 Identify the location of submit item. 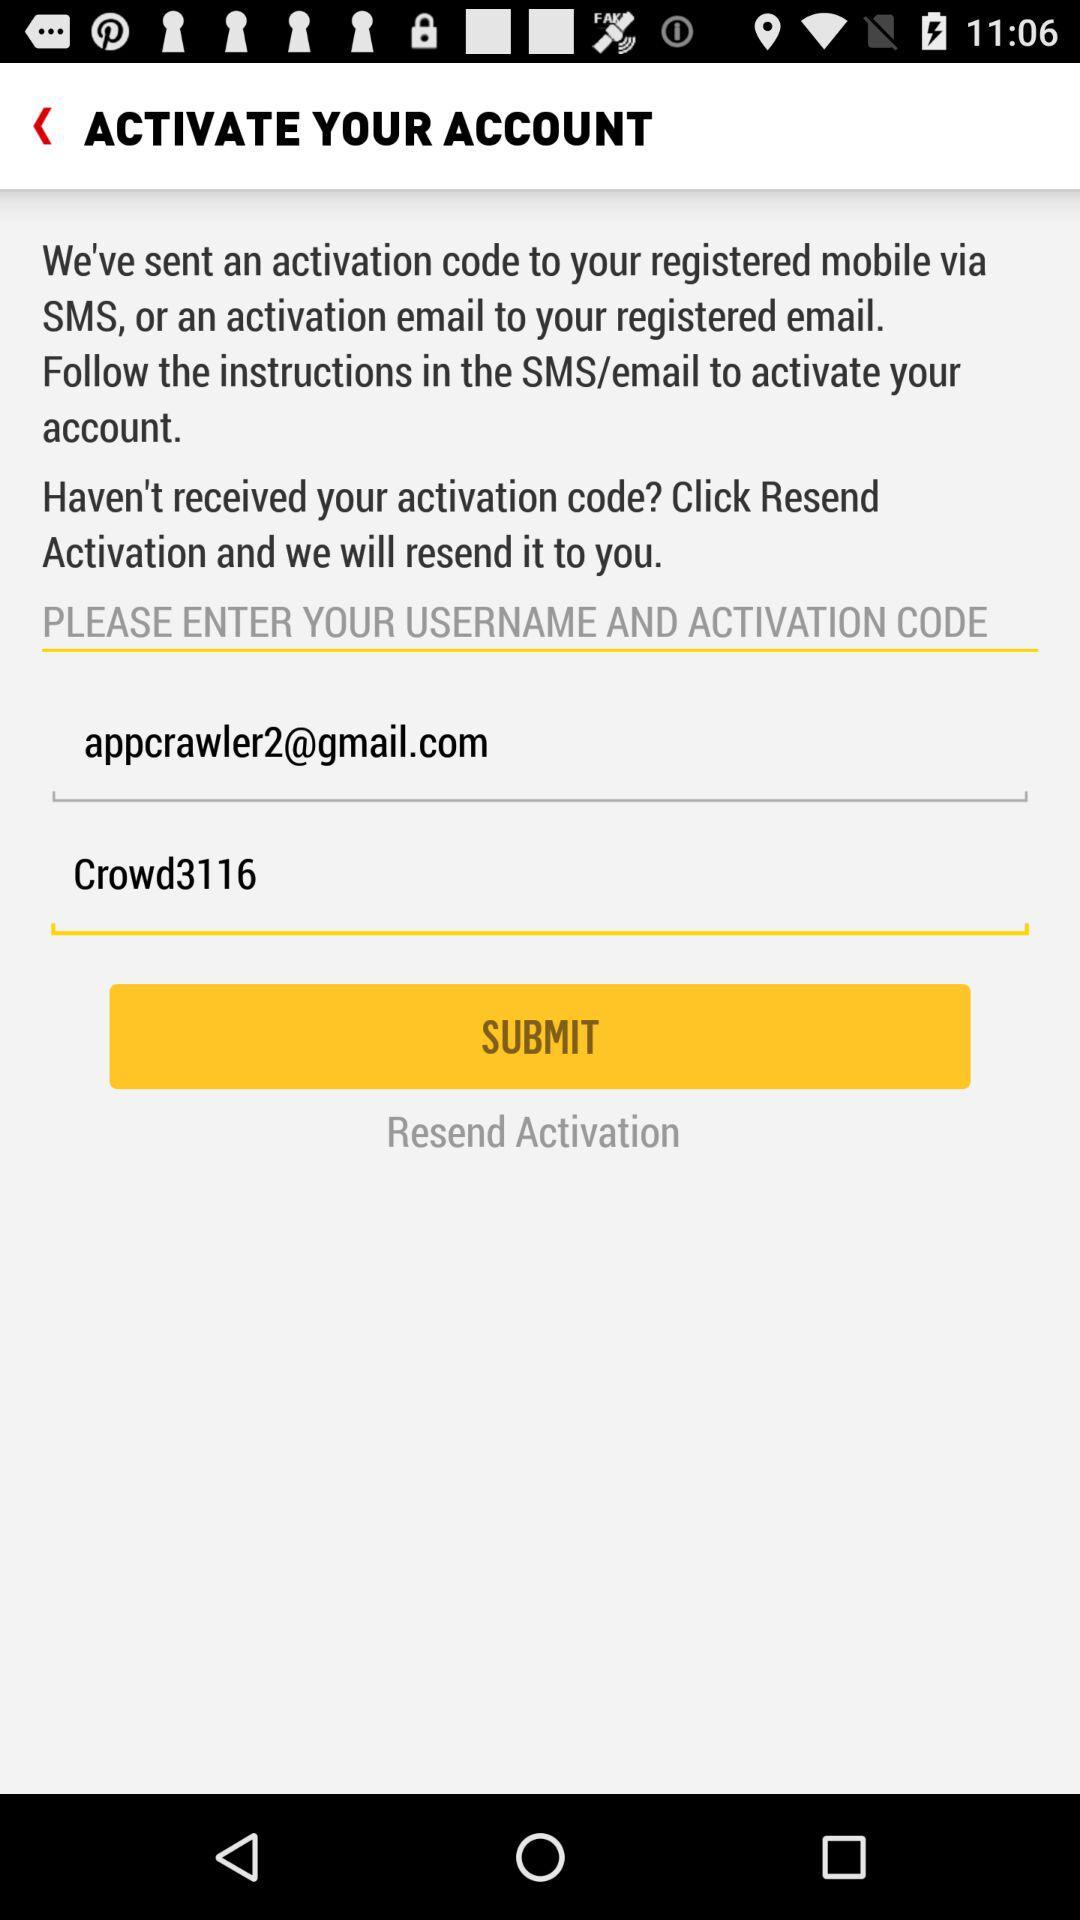
(540, 1036).